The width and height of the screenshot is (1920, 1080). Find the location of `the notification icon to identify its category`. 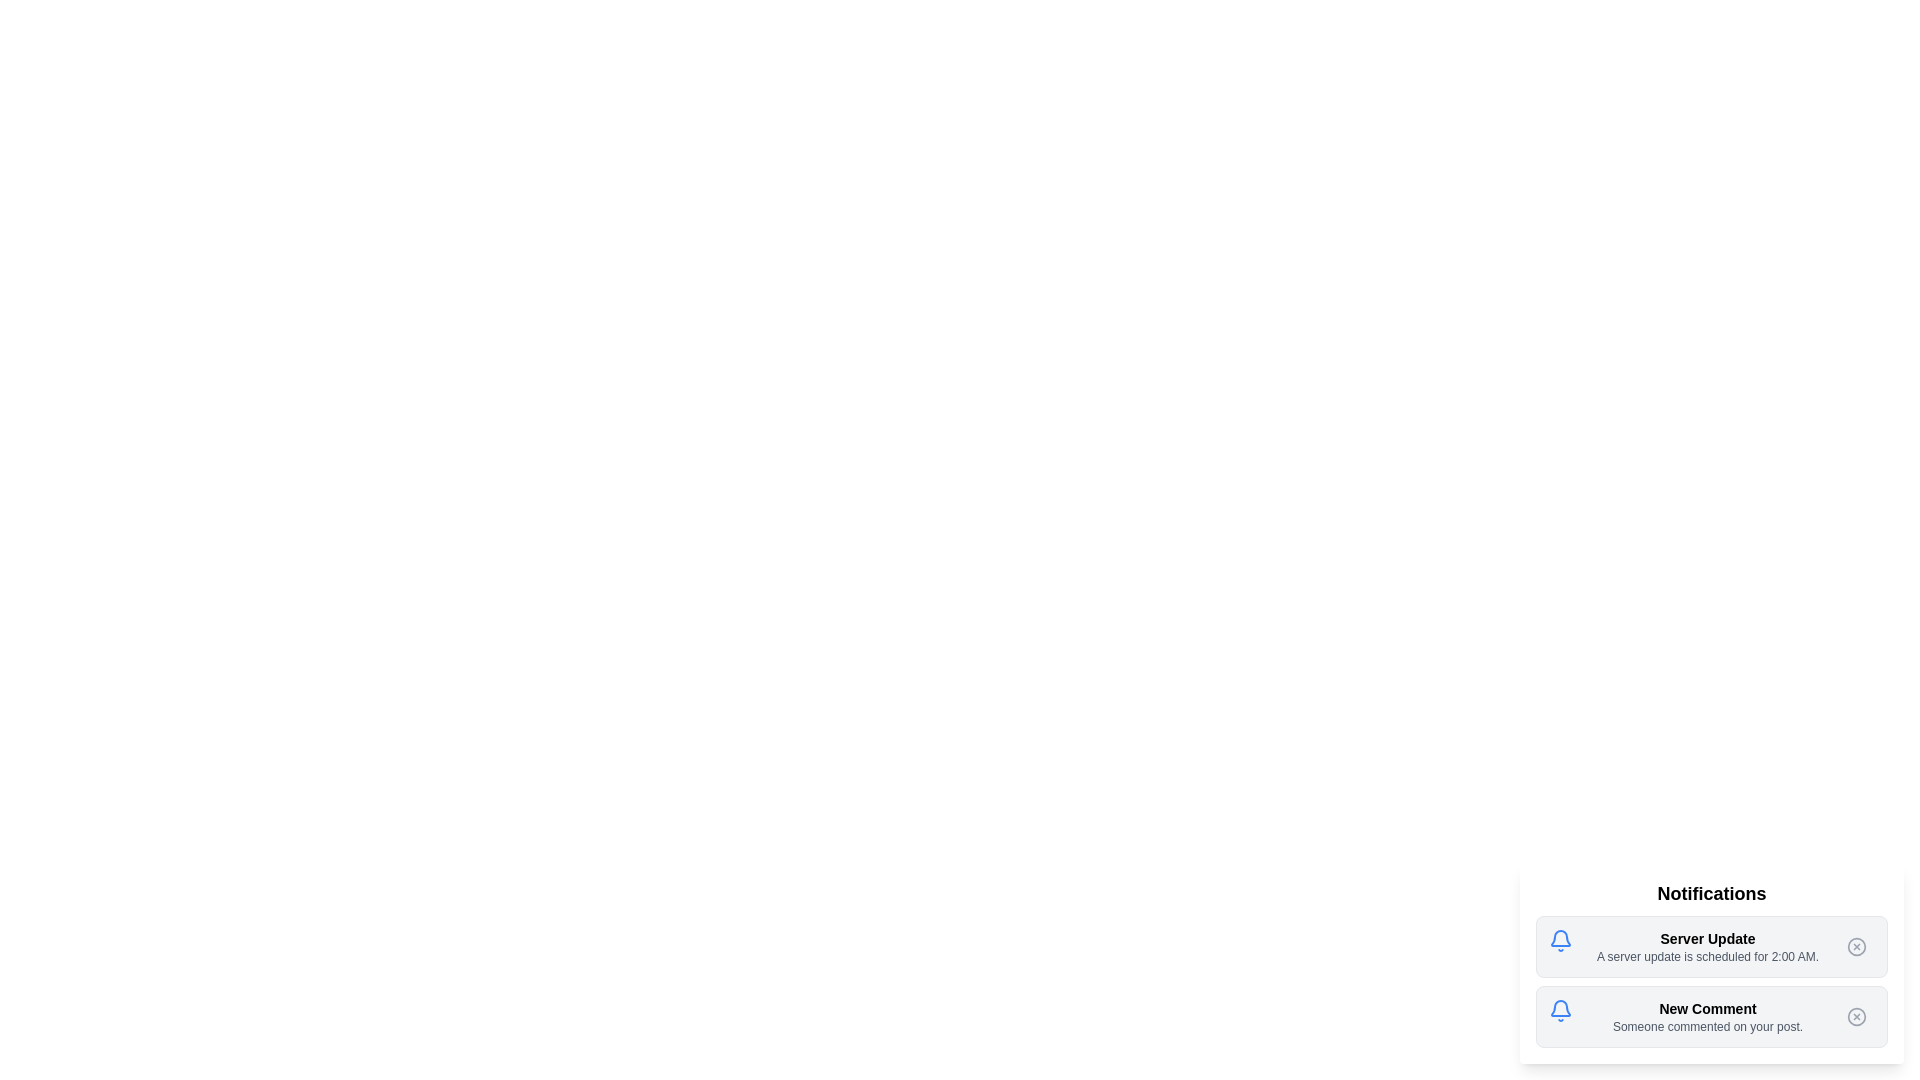

the notification icon to identify its category is located at coordinates (1559, 941).